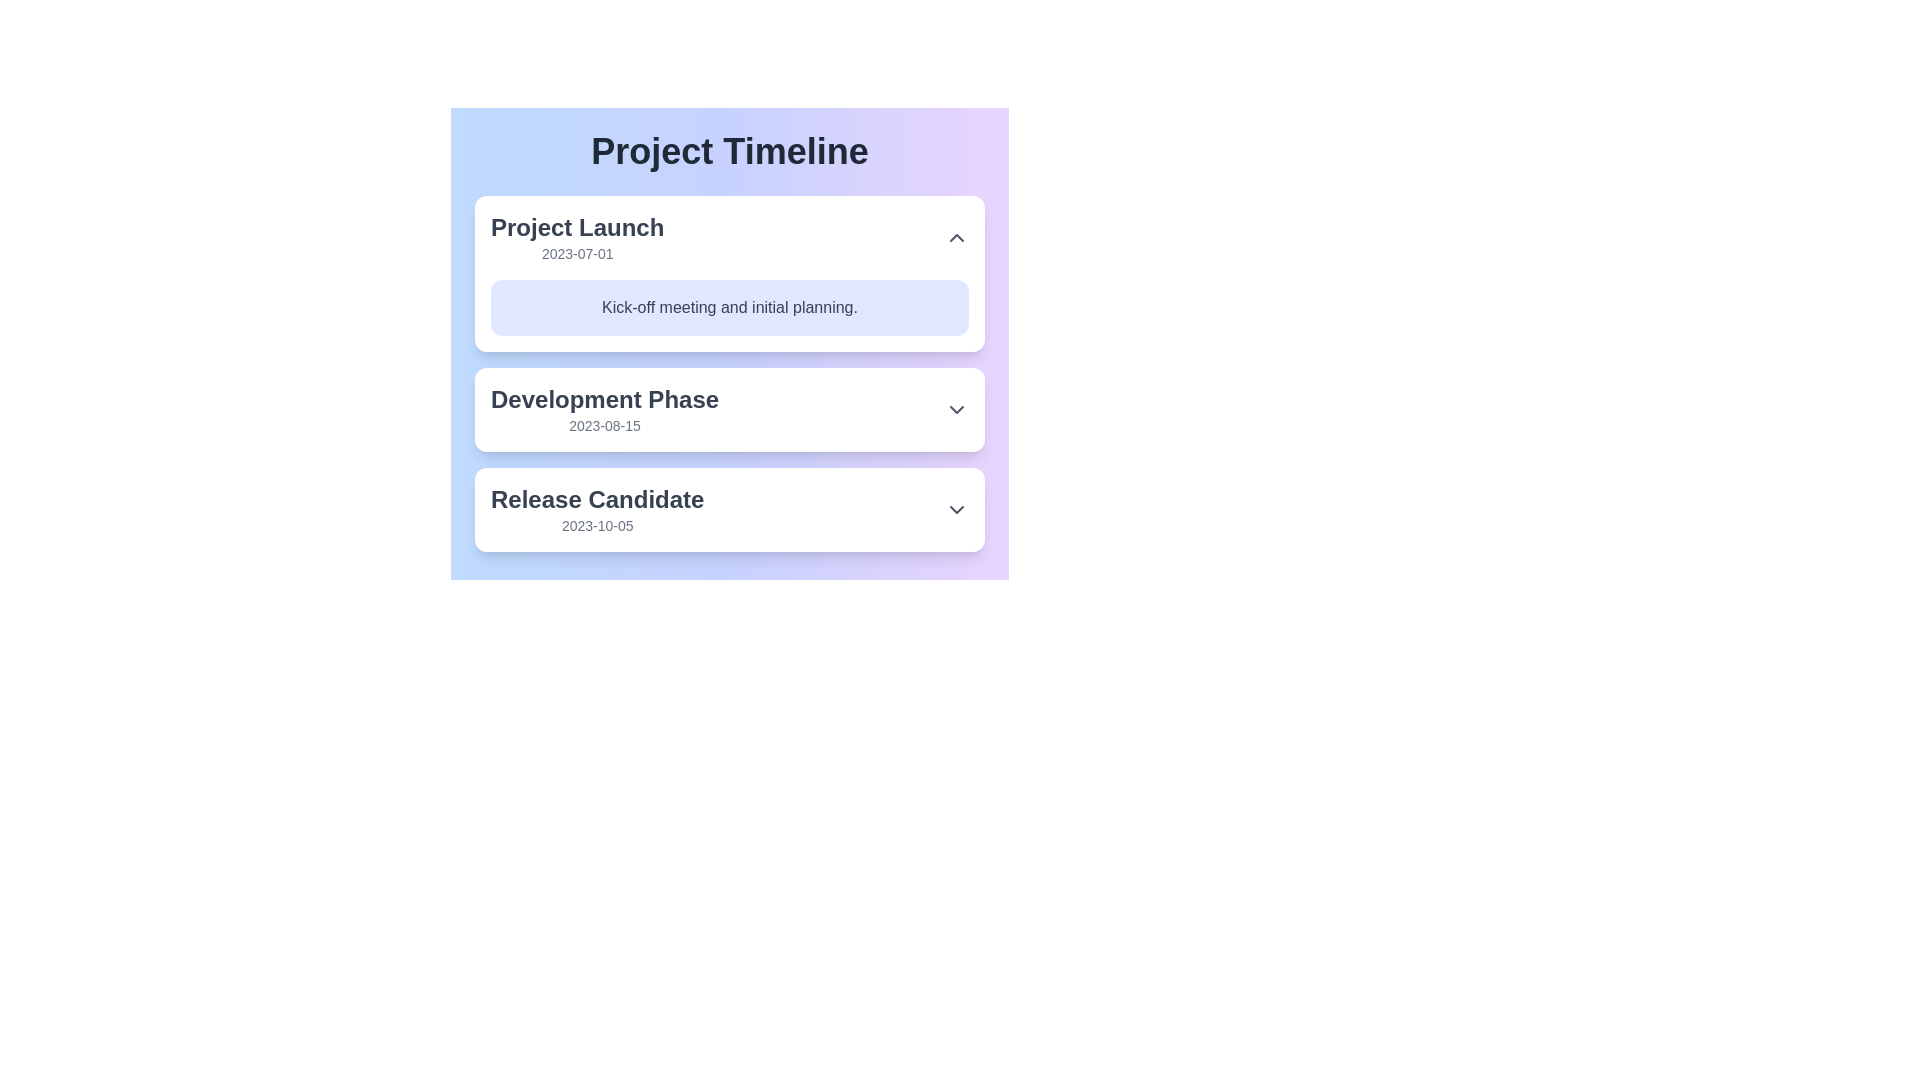 The width and height of the screenshot is (1920, 1080). Describe the element at coordinates (596, 499) in the screenshot. I see `the text label indicating the stage 'Release Candidate' in the Project Timeline, located above the date '2023-10-05'` at that location.